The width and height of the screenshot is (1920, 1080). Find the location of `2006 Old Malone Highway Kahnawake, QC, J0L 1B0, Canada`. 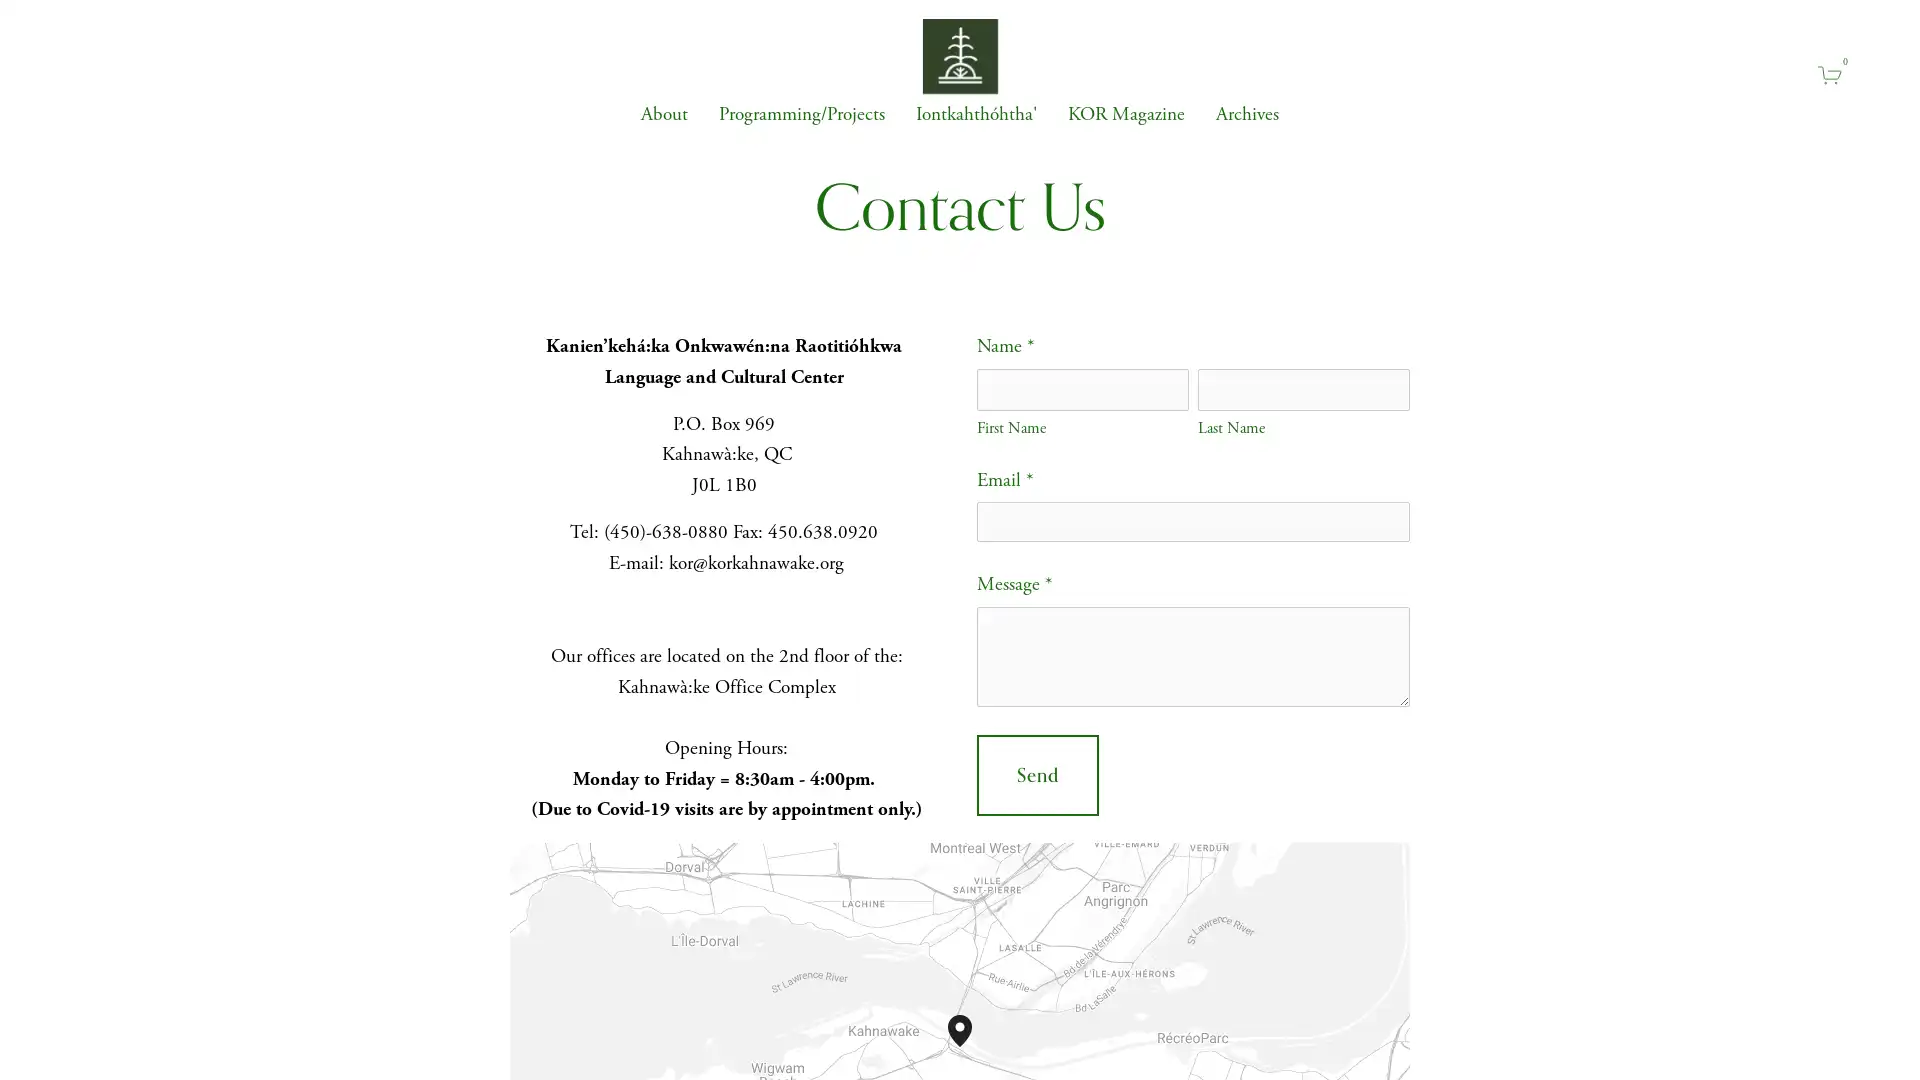

2006 Old Malone Highway Kahnawake, QC, J0L 1B0, Canada is located at coordinates (972, 1045).